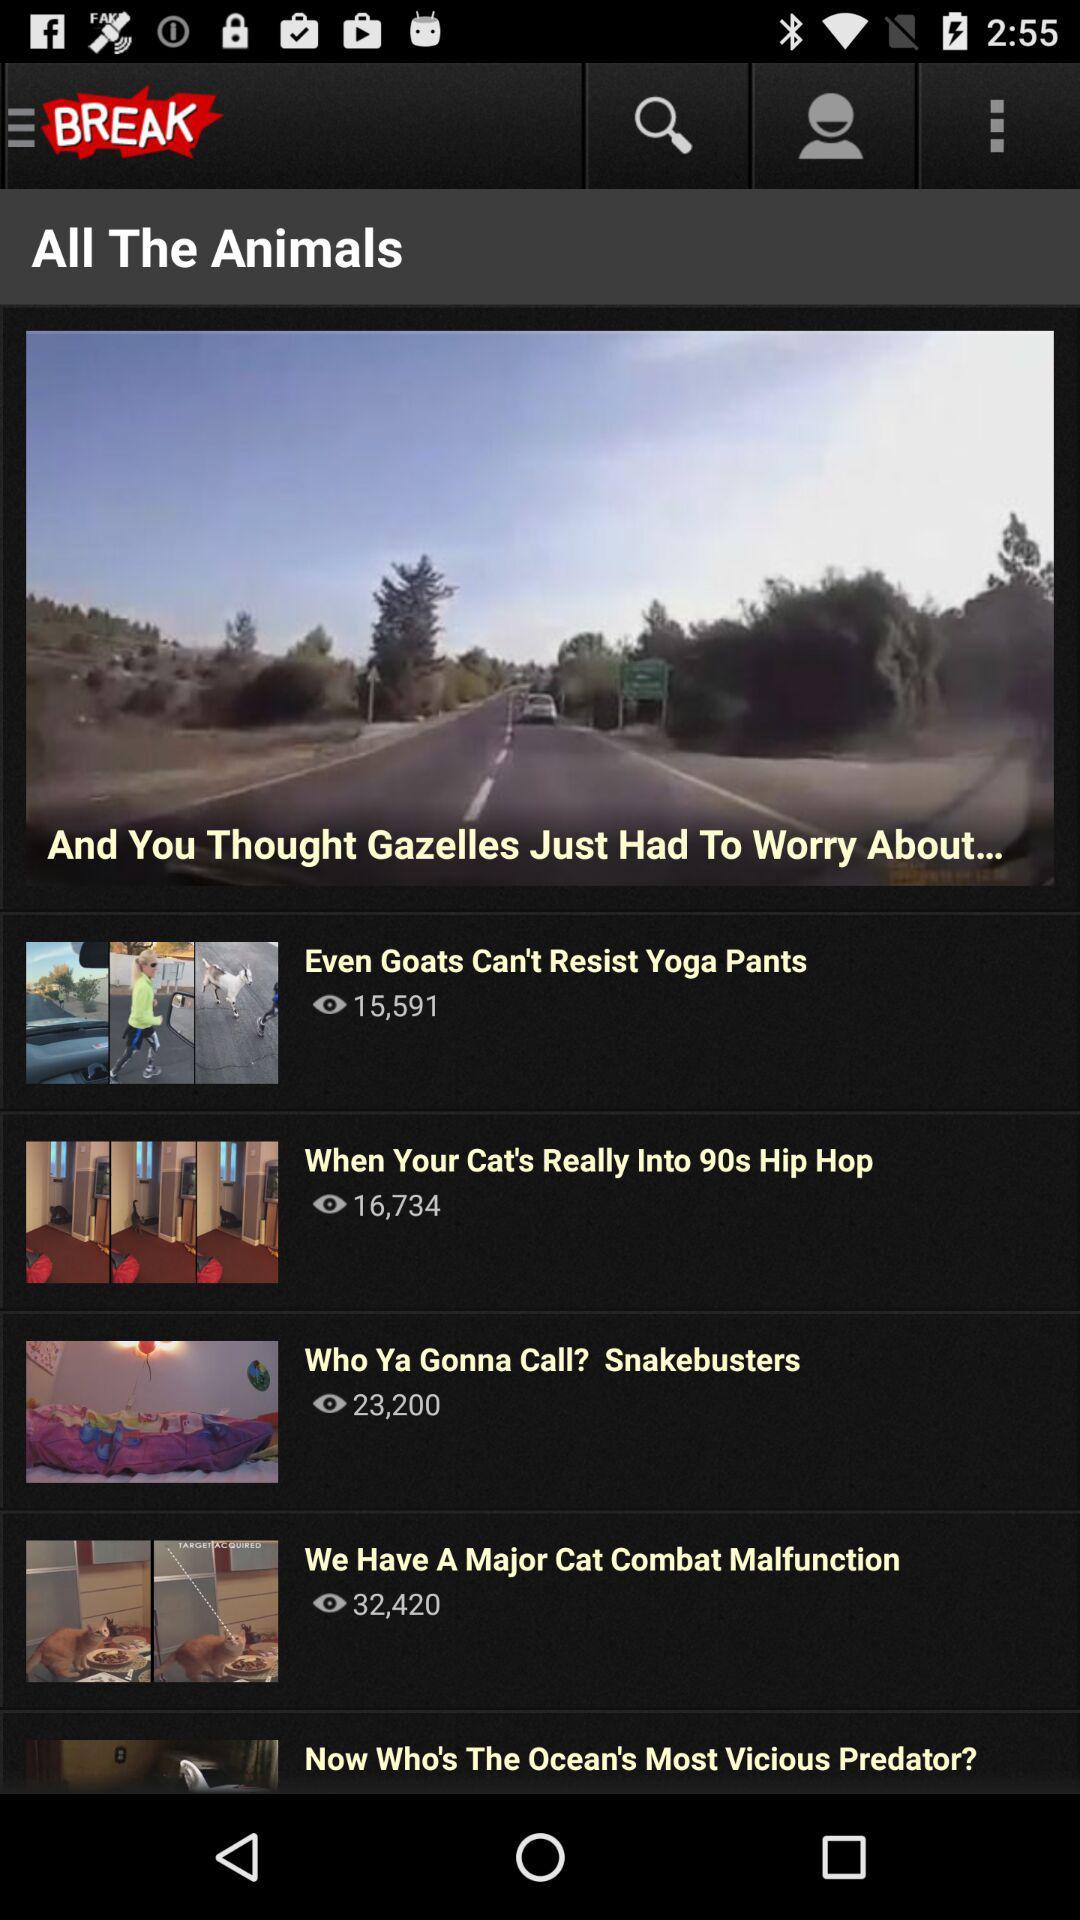 Image resolution: width=1080 pixels, height=1920 pixels. I want to click on the 16,734 icon, so click(376, 1203).